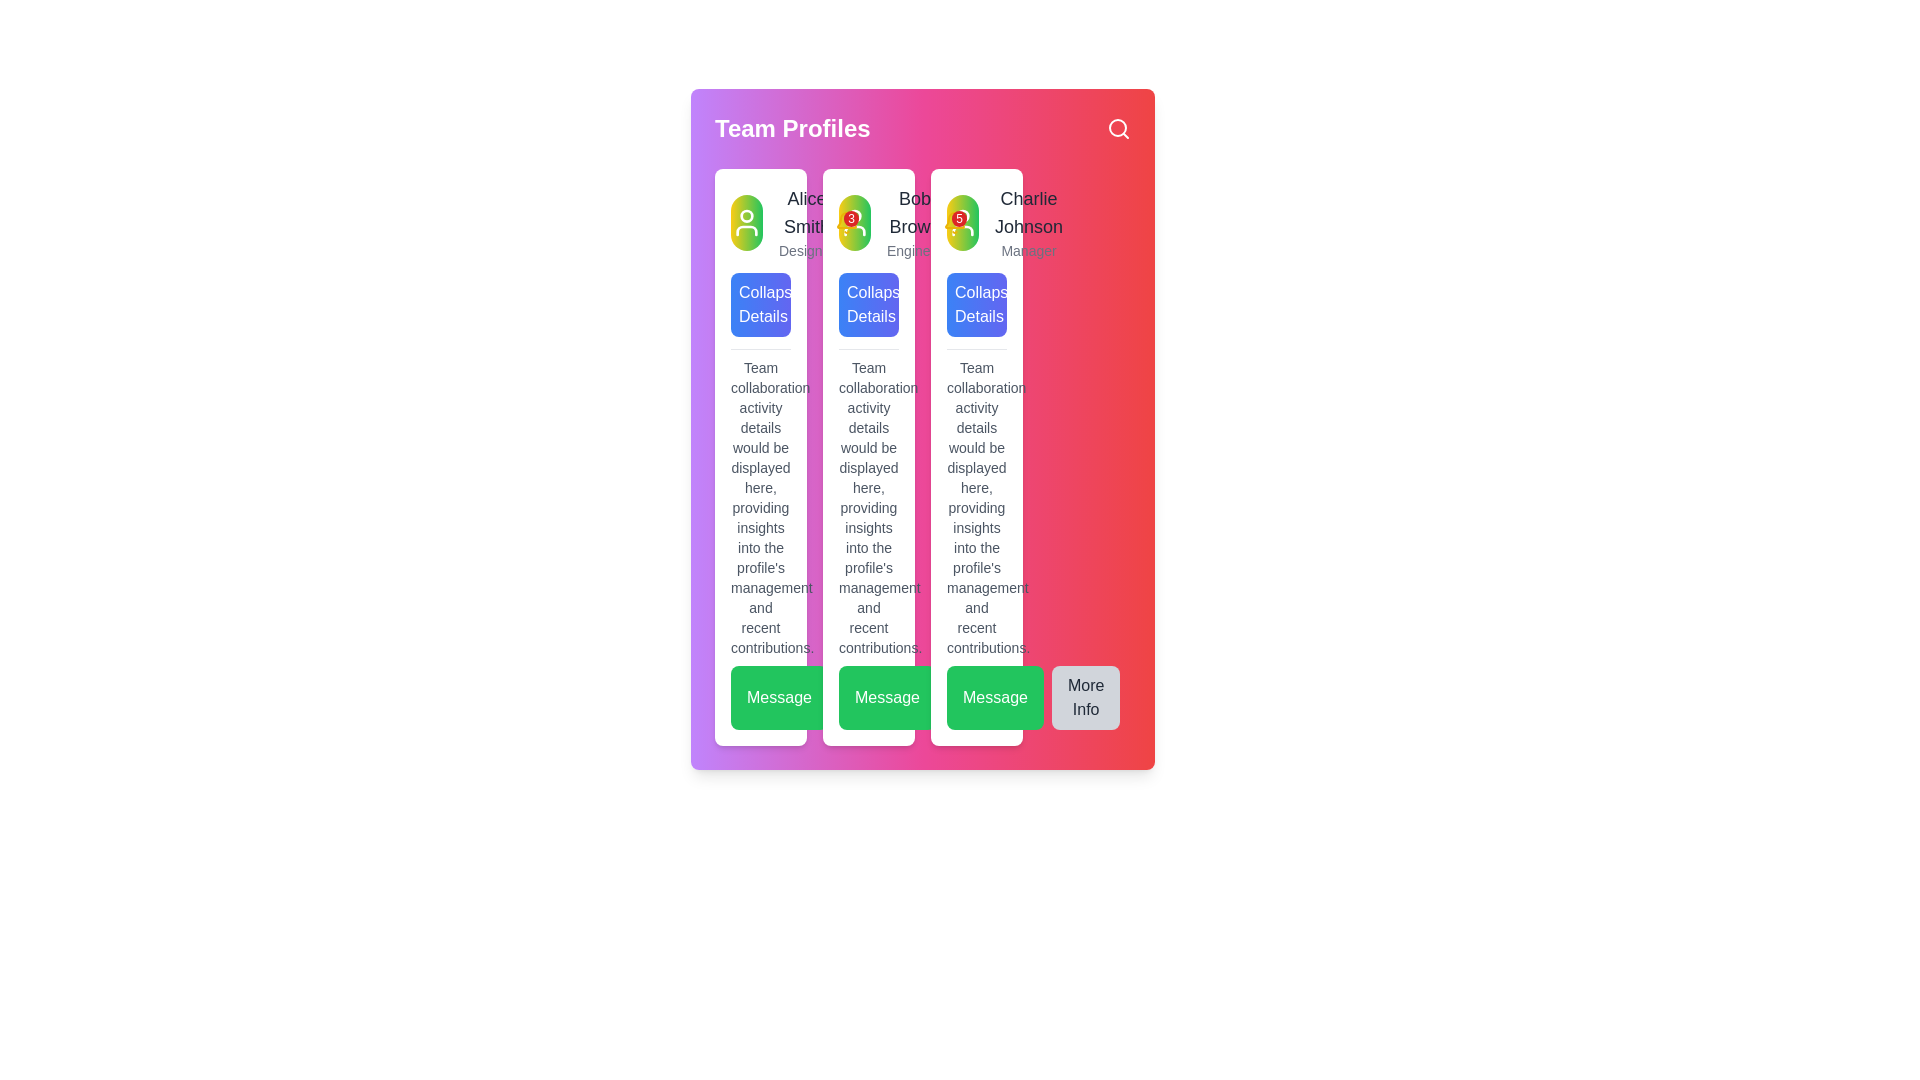  Describe the element at coordinates (963, 223) in the screenshot. I see `the circular graphical profile indicator located at the top-right corner of the 'Charlie Johnson Manager' column` at that location.